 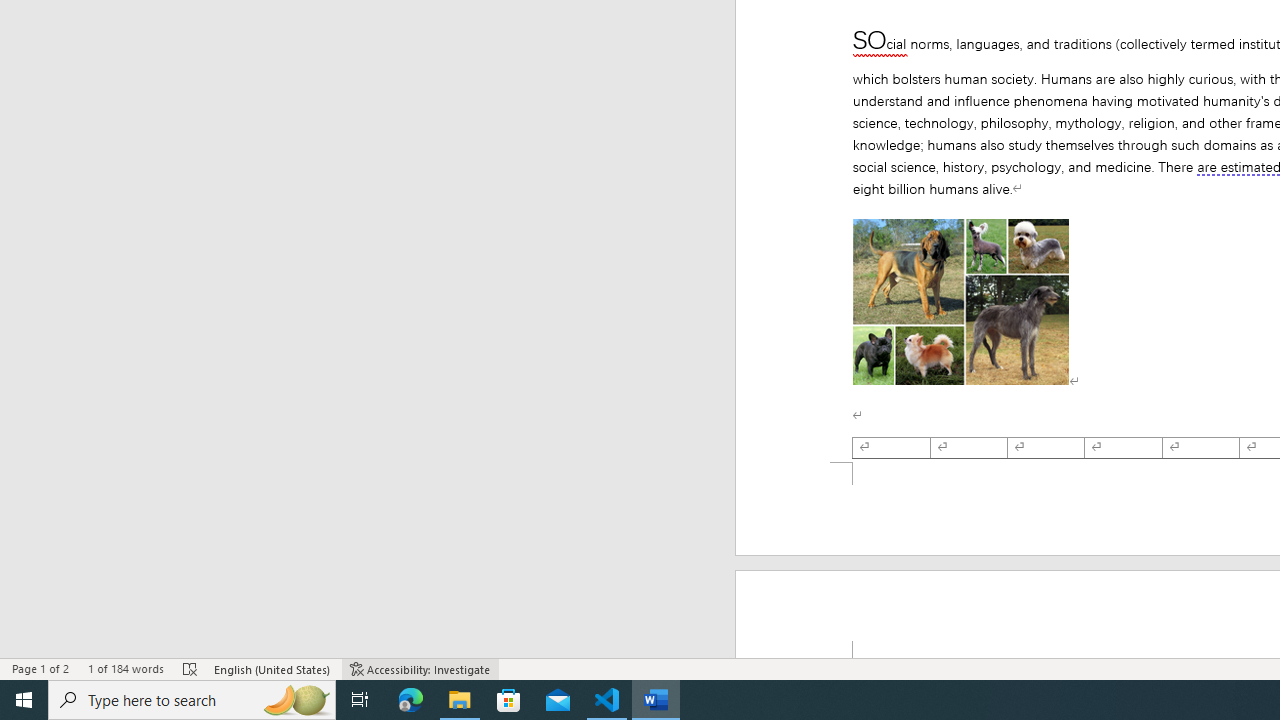 I want to click on 'Language English (United States)', so click(x=272, y=669).